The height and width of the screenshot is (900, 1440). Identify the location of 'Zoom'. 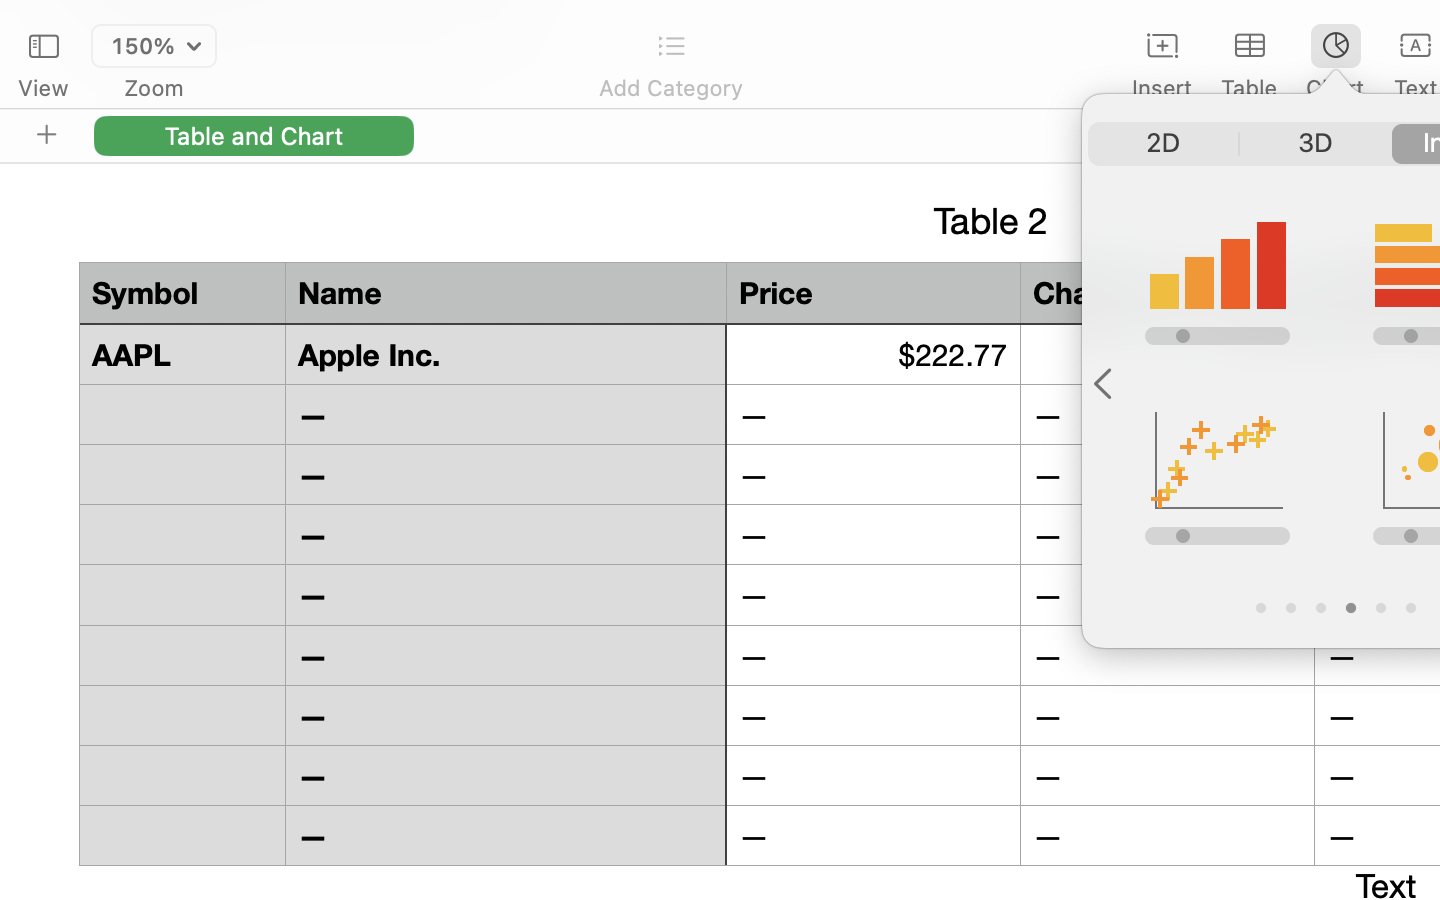
(152, 87).